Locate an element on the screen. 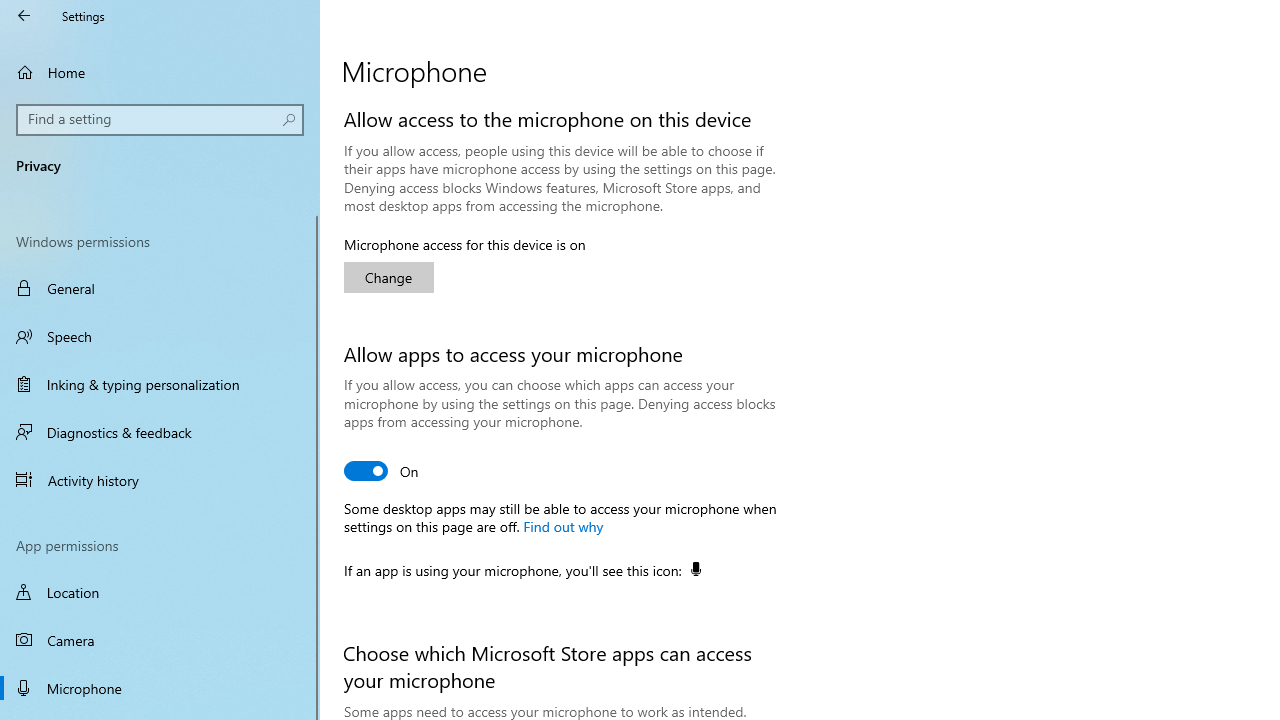  'Change' is located at coordinates (389, 277).